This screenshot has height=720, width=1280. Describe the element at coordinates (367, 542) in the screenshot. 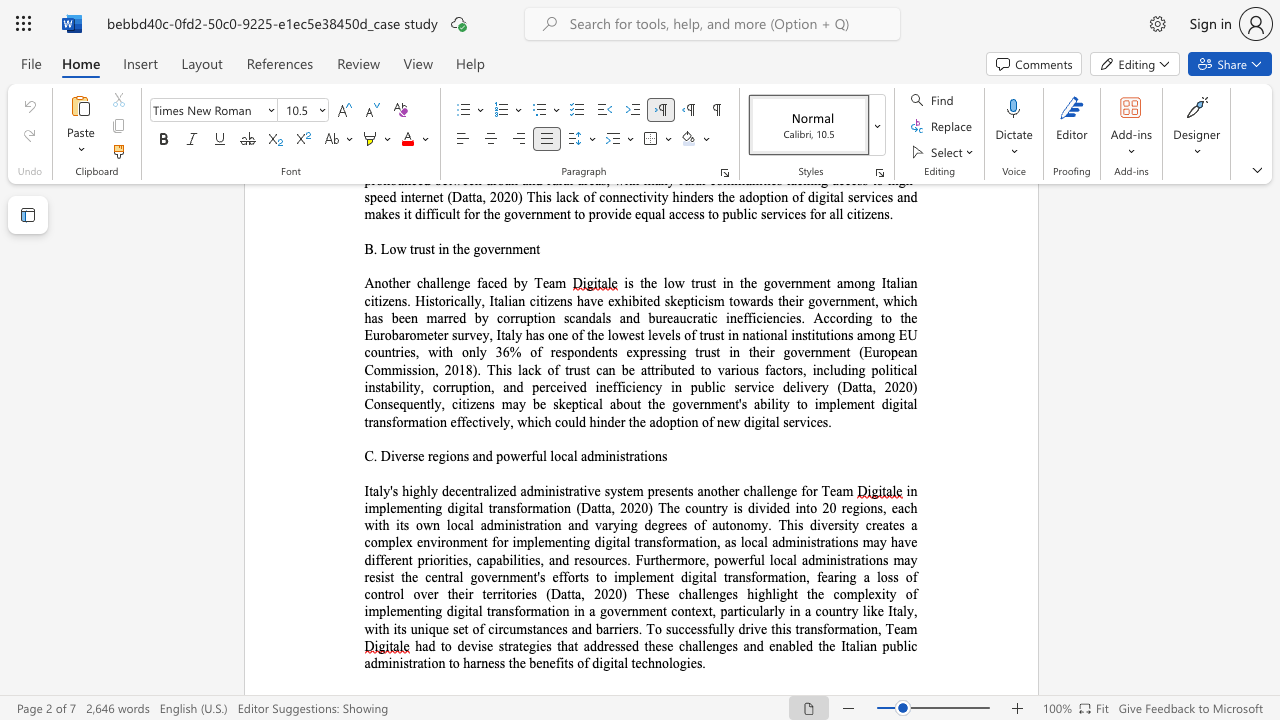

I see `the 5th character "c" in the text` at that location.